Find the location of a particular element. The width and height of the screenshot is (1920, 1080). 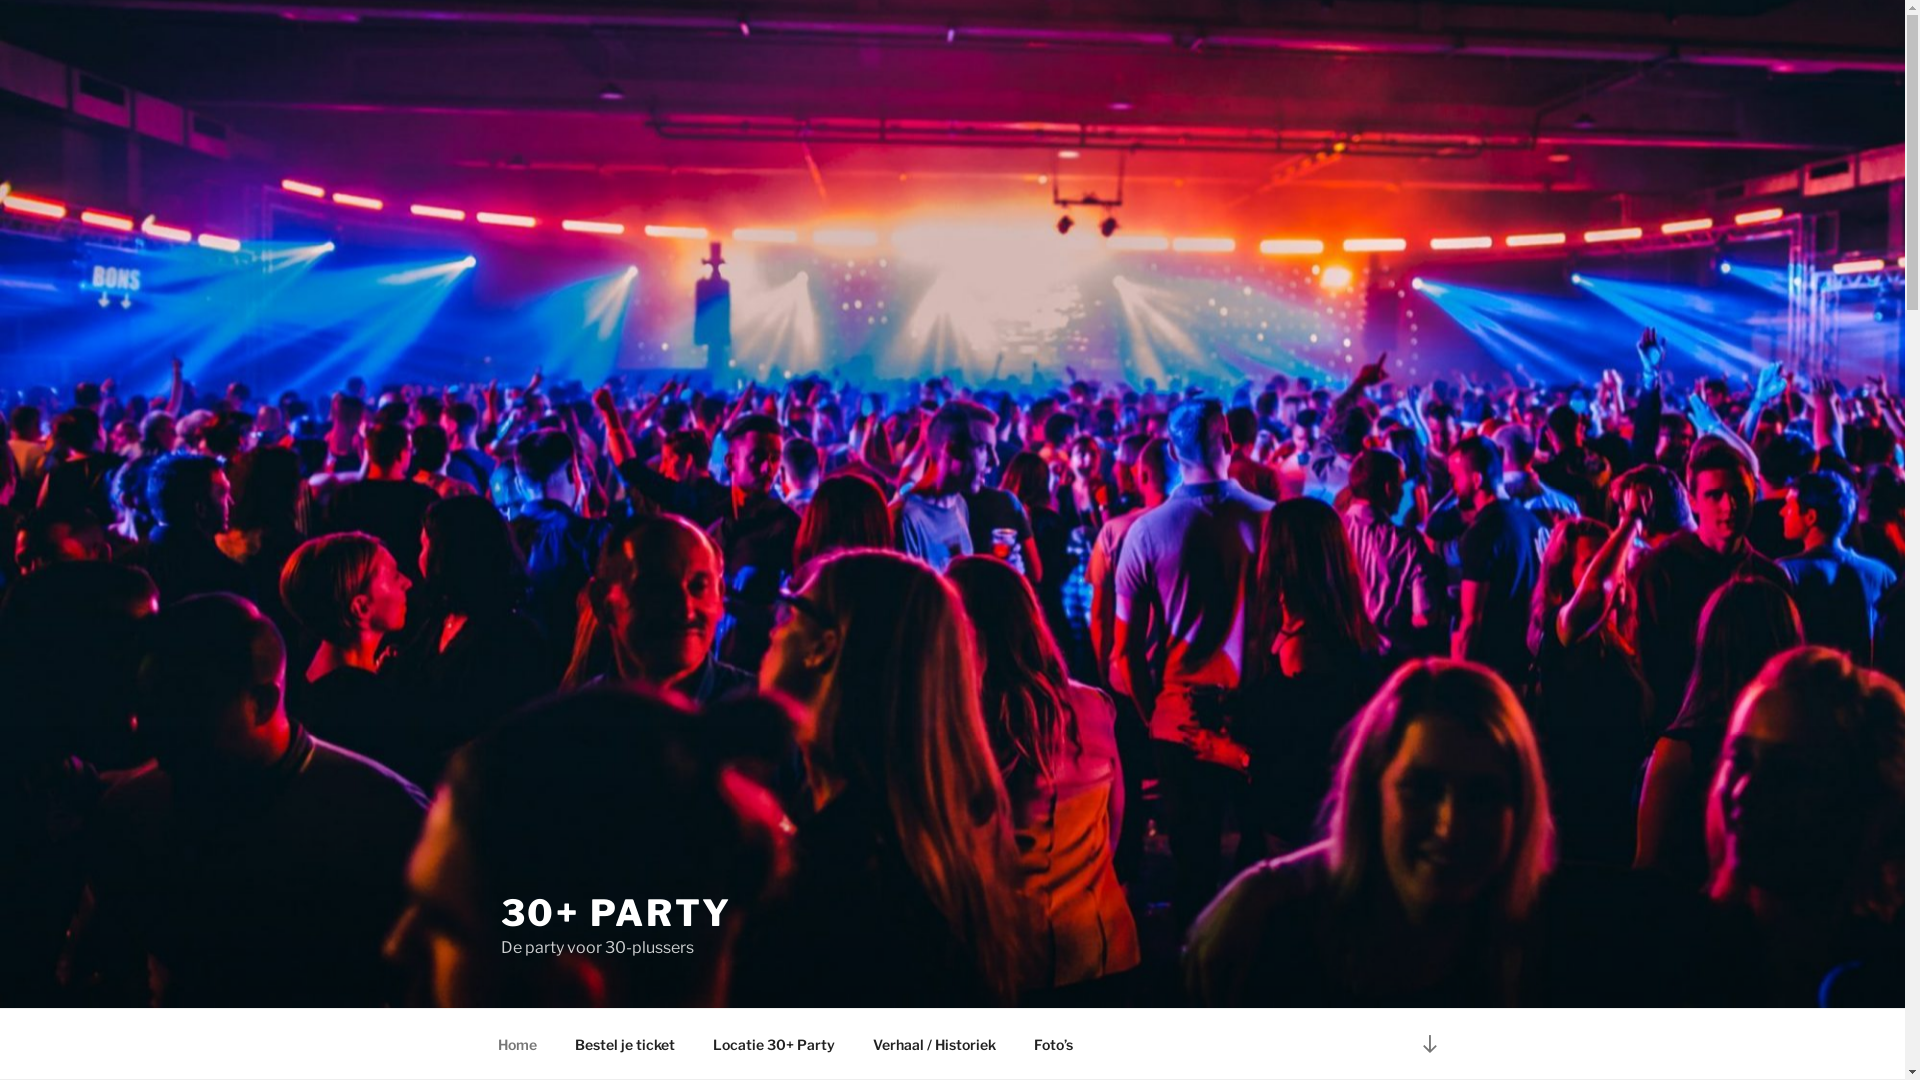

'Home' is located at coordinates (517, 1043).